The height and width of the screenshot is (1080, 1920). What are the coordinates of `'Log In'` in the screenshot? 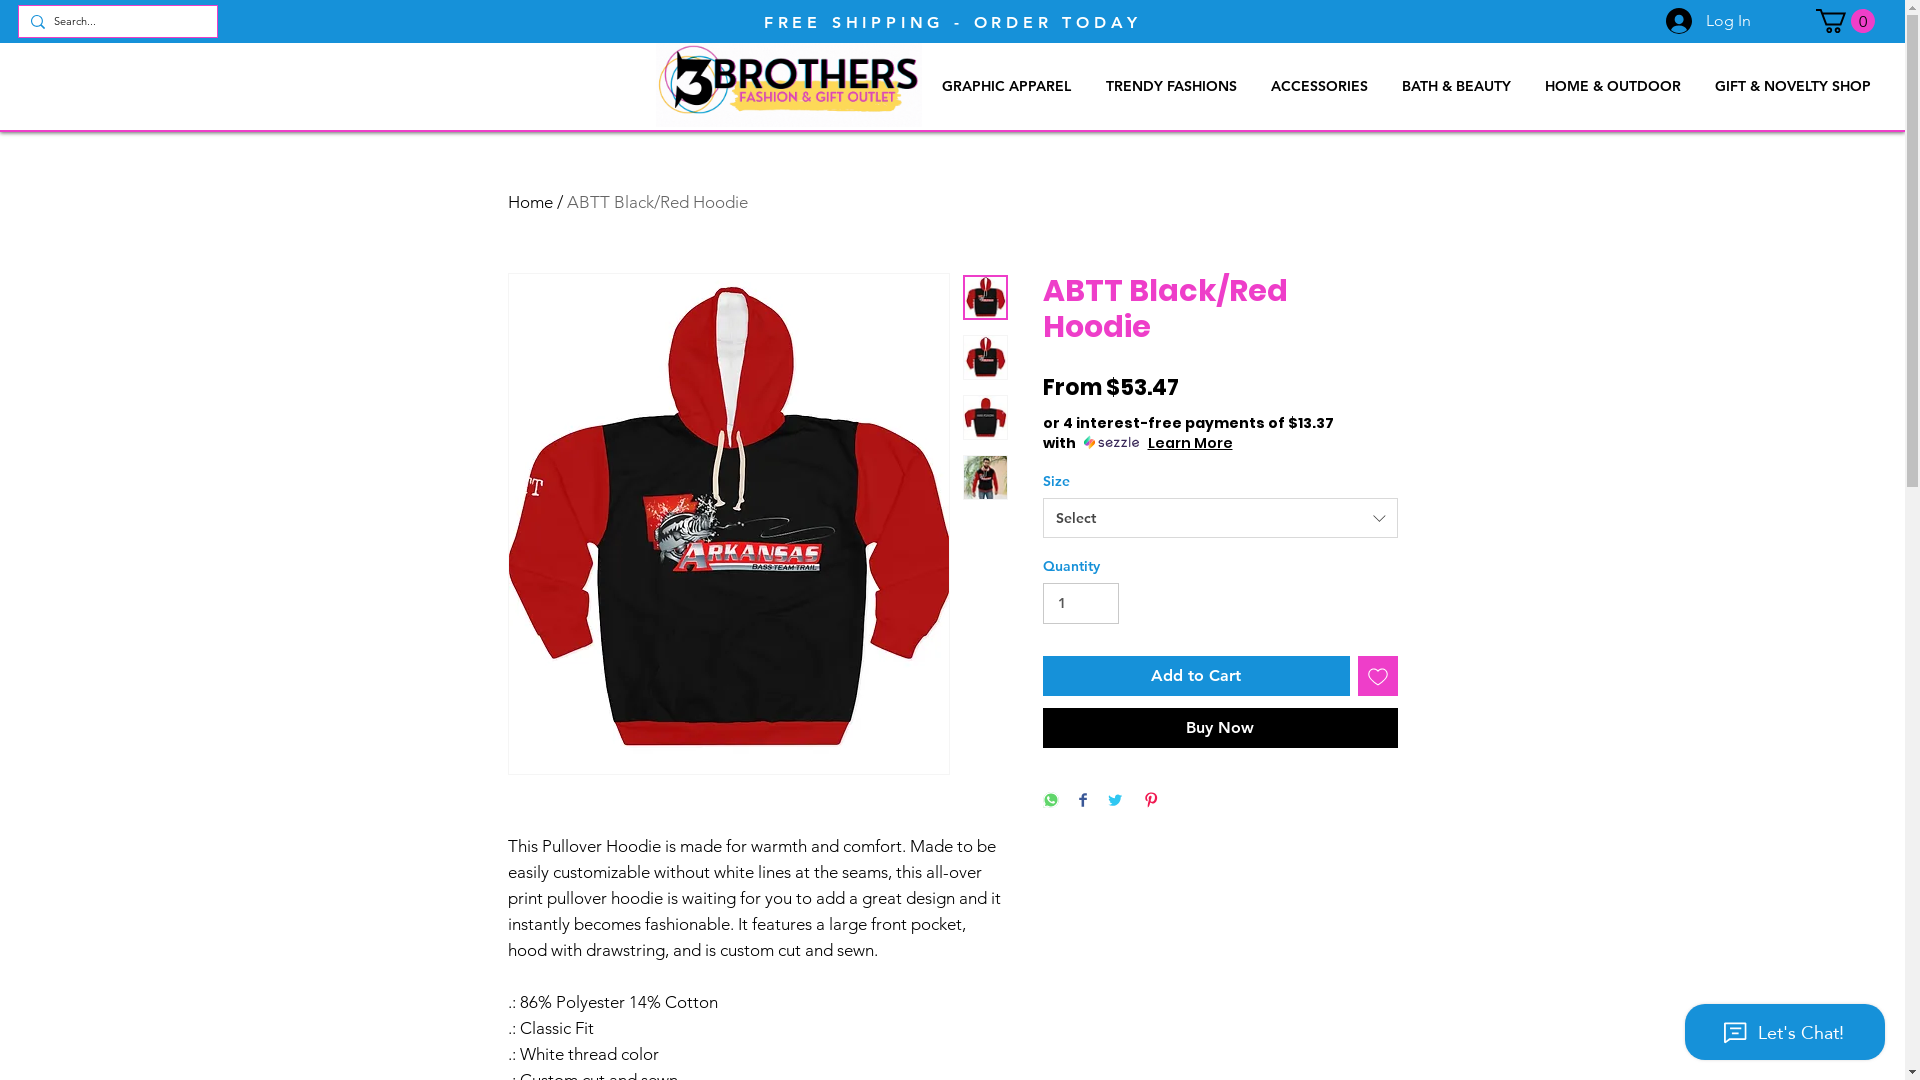 It's located at (1707, 20).